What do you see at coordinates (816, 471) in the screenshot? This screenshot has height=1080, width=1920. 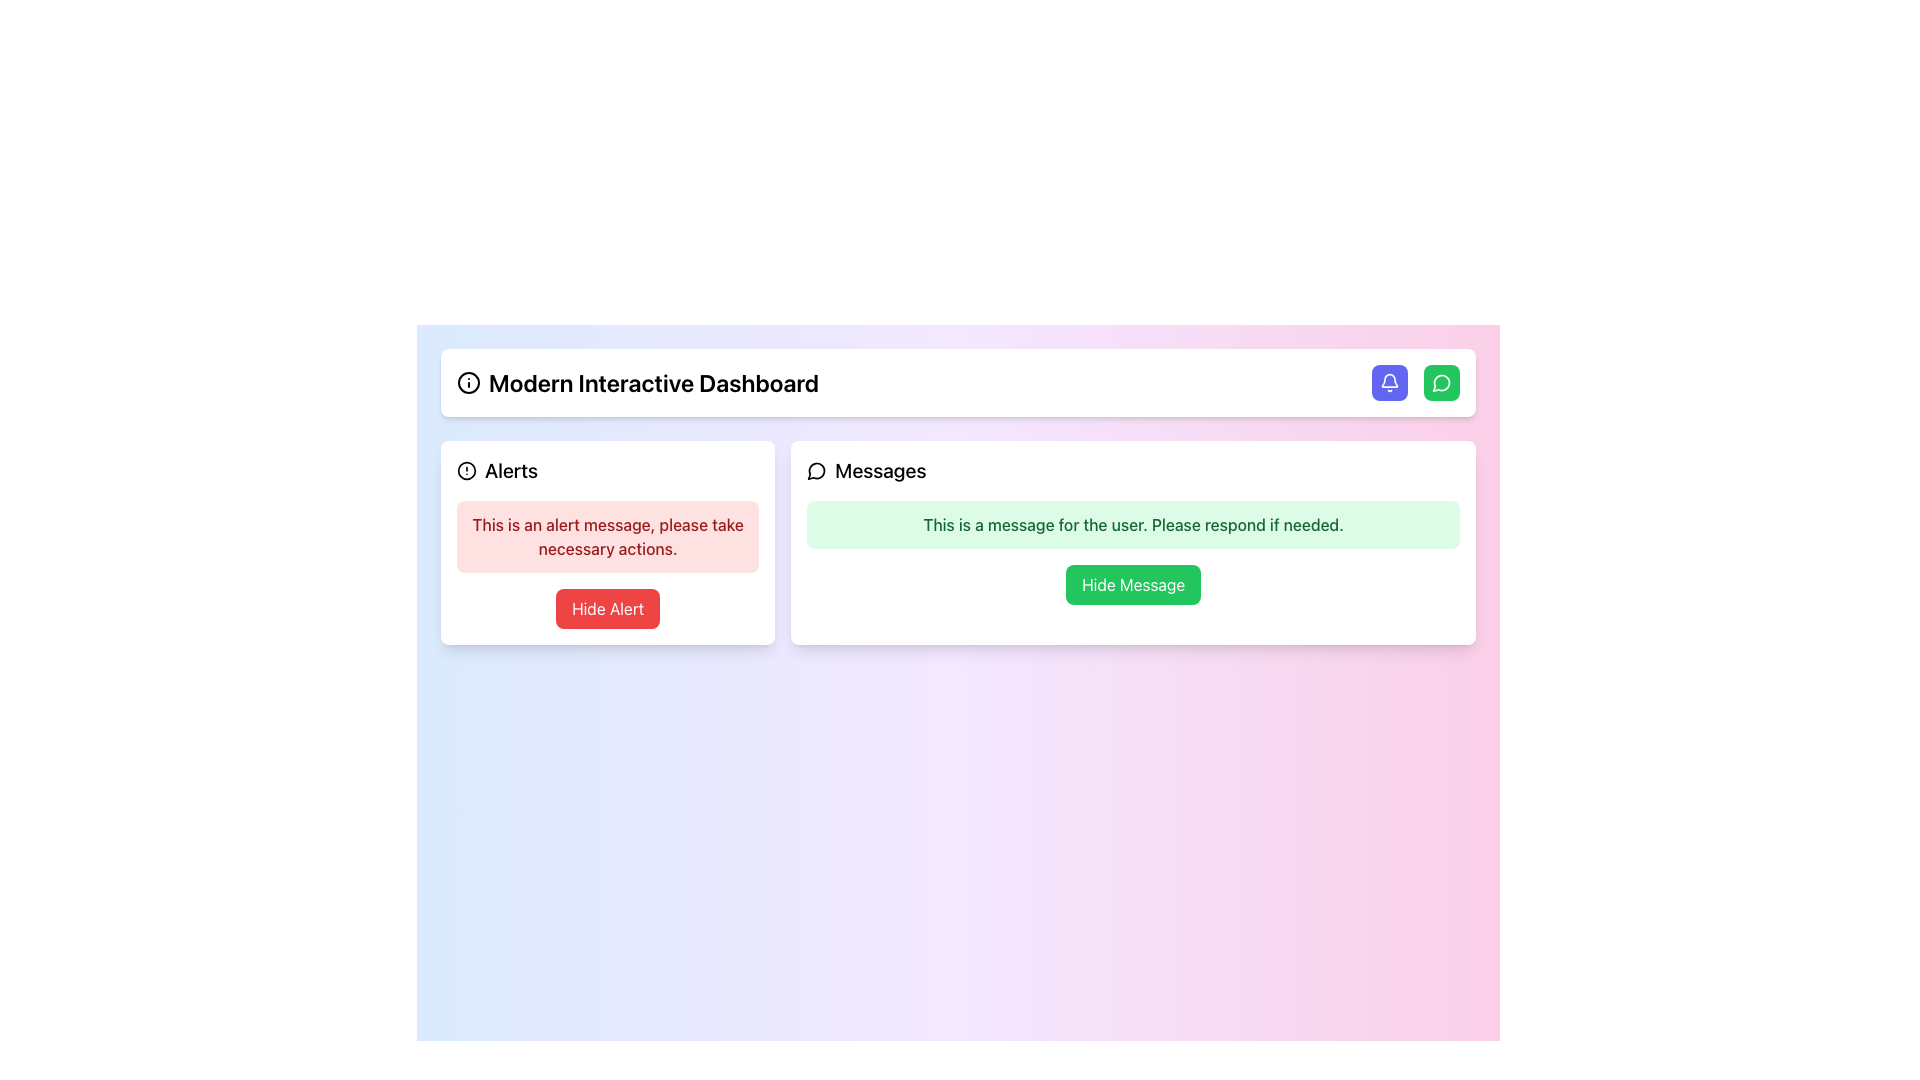 I see `the message icon located as the second icon from the right in the top-right corner of the header` at bounding box center [816, 471].